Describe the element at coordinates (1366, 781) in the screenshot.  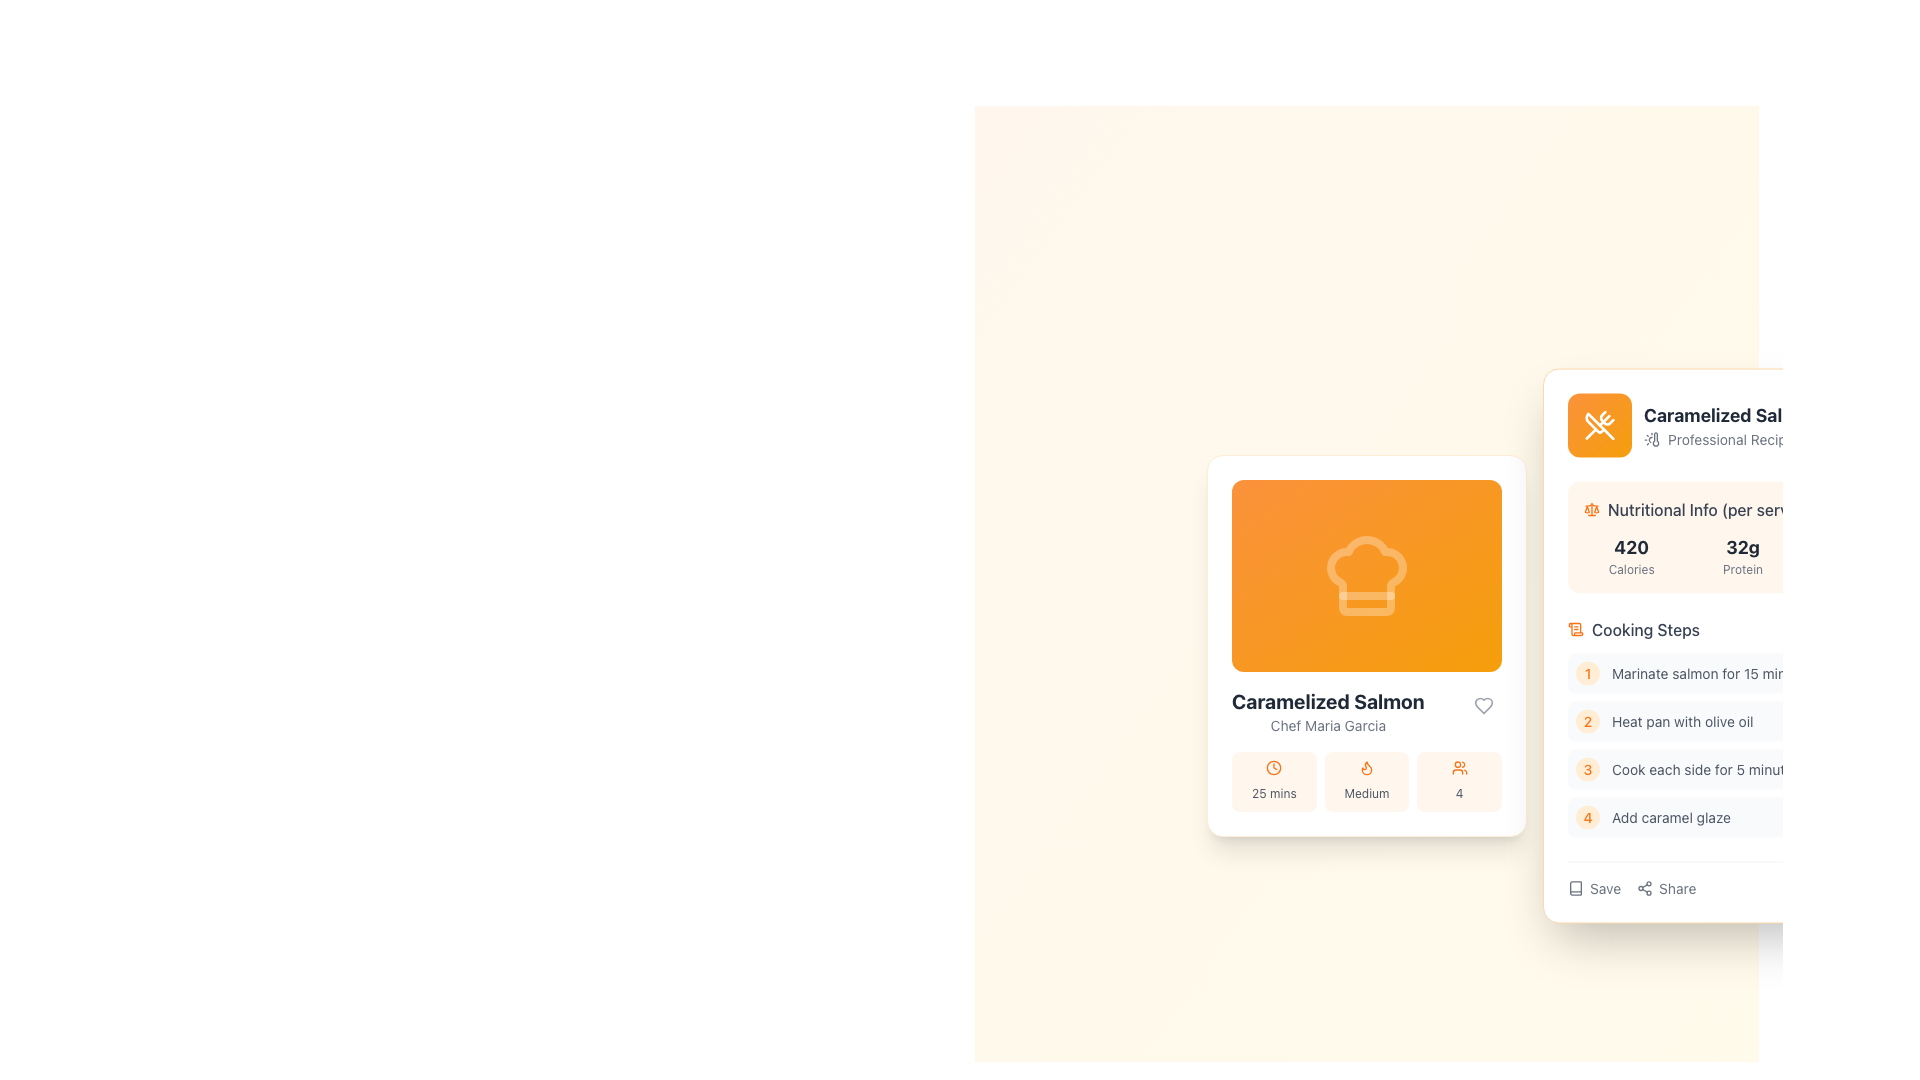
I see `the 'Medium' difficulty level text label with an icon` at that location.